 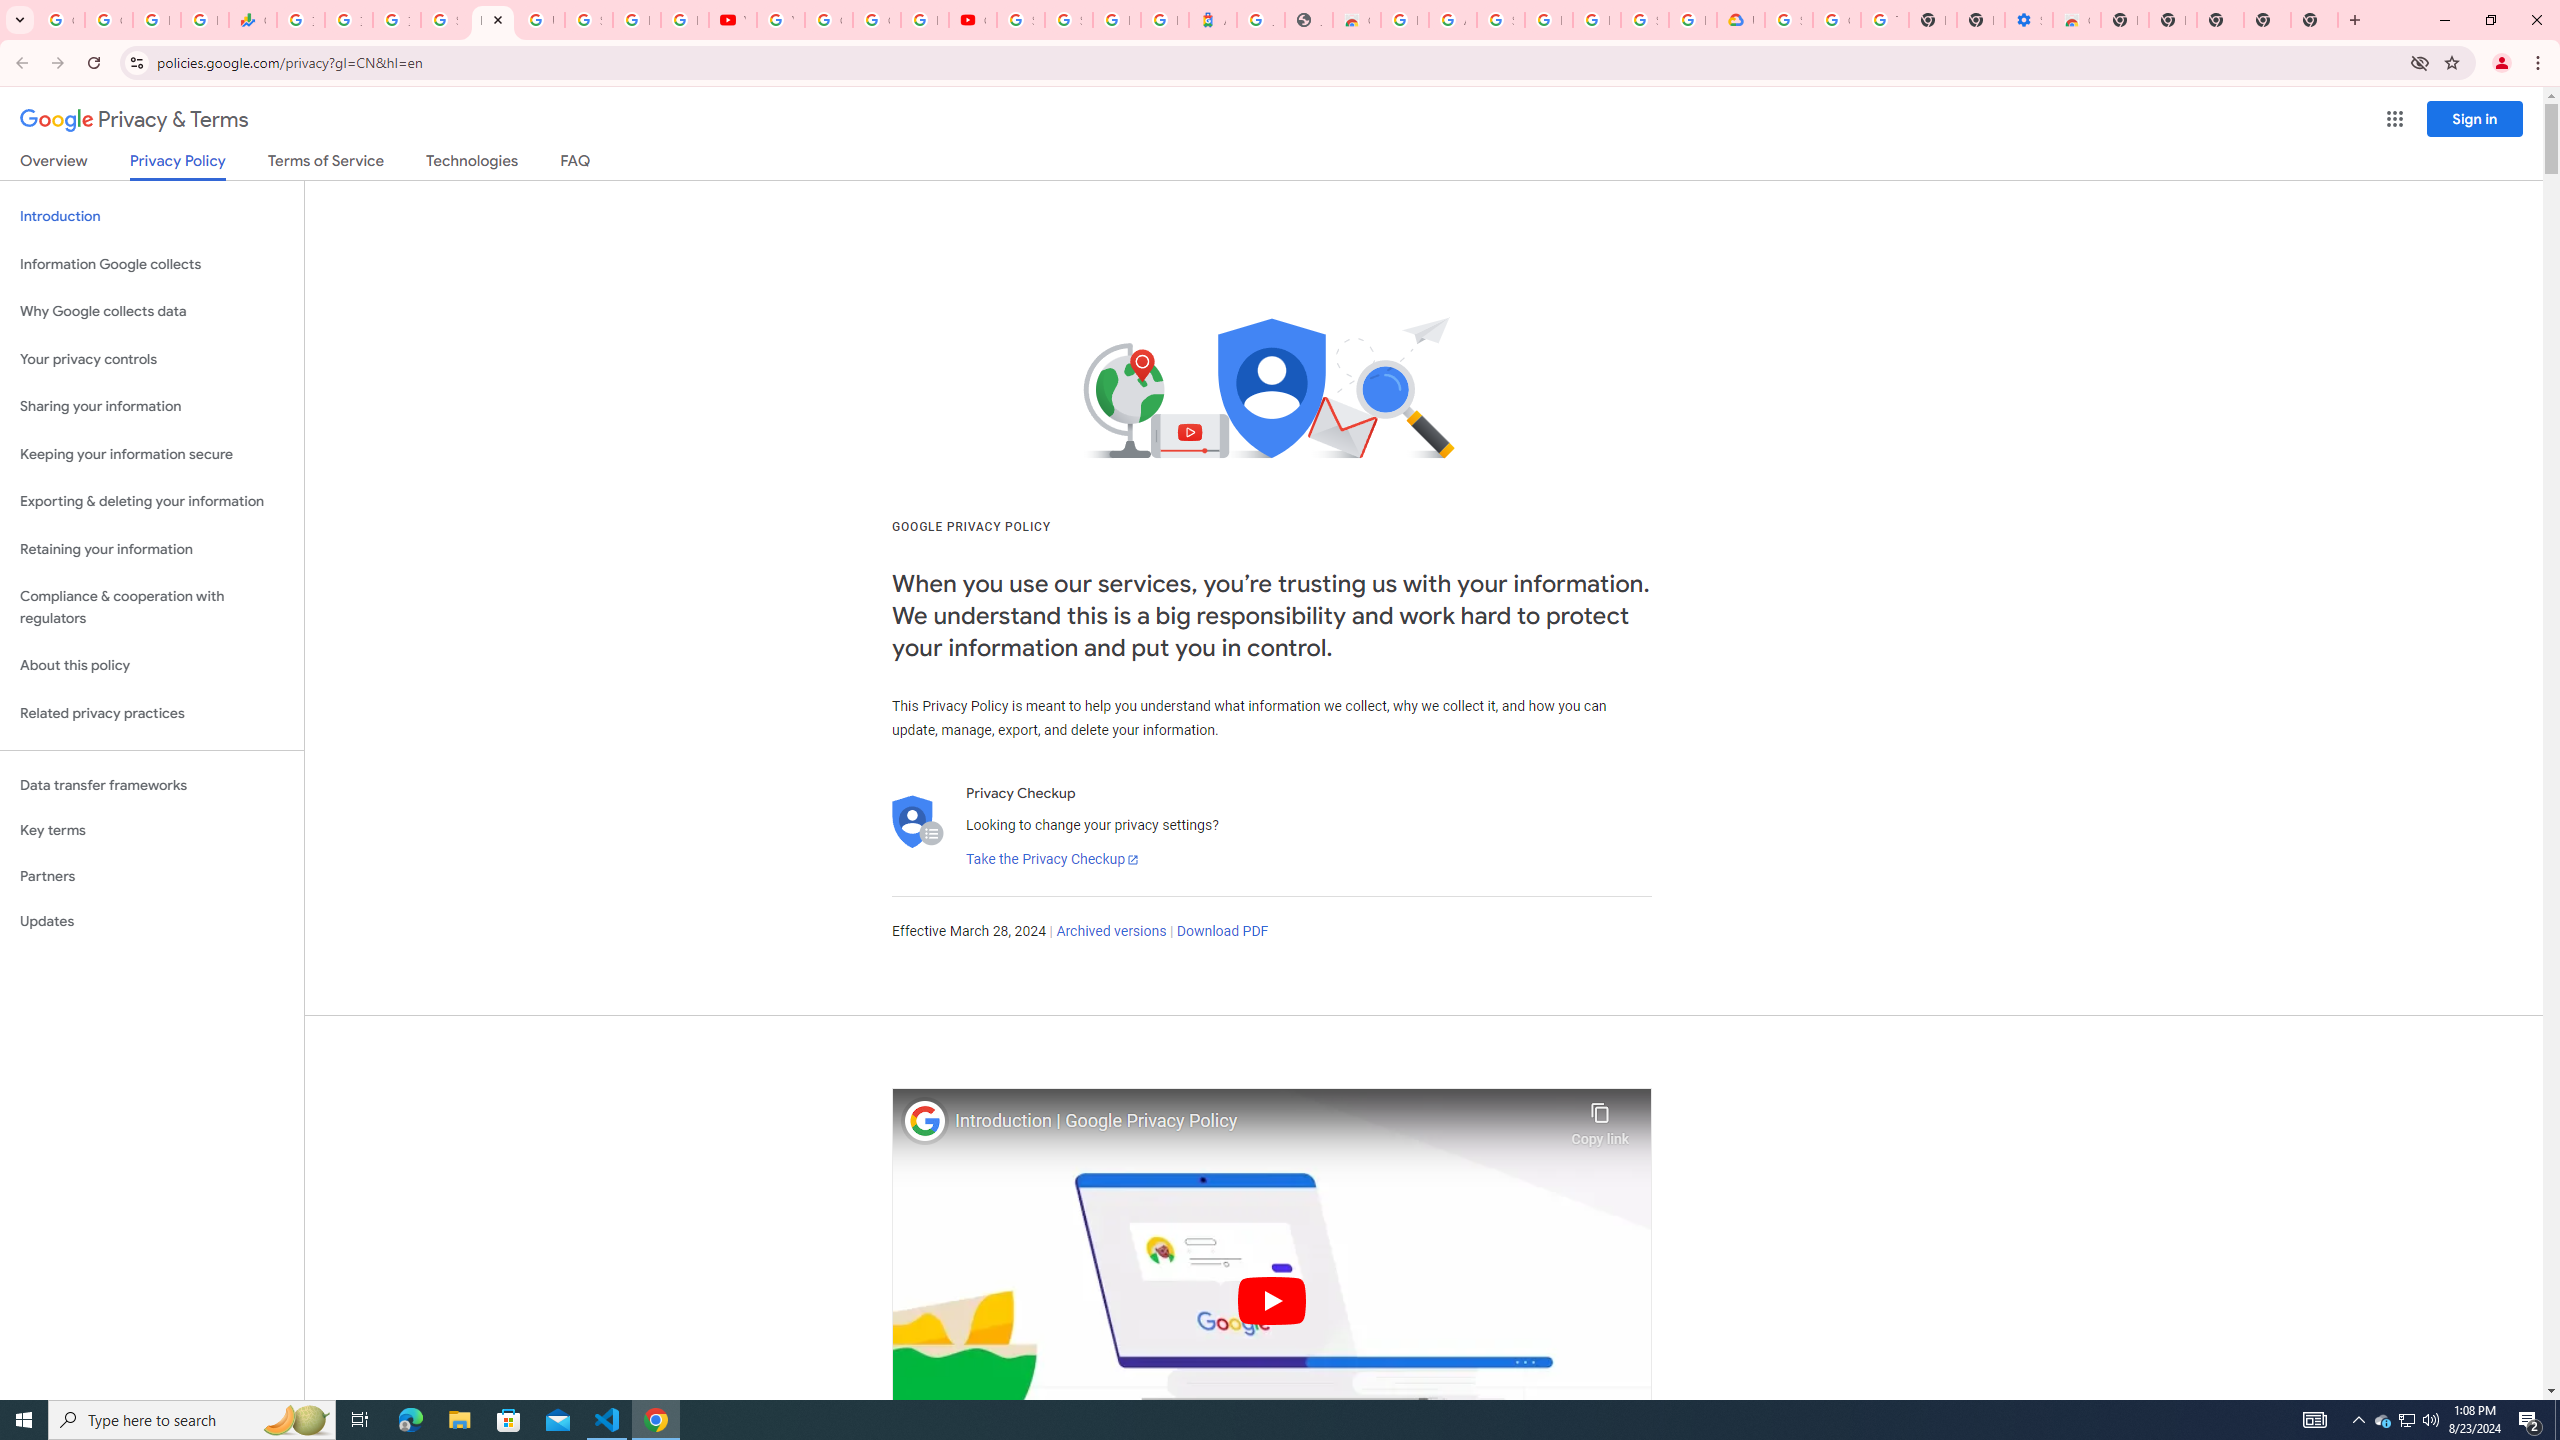 What do you see at coordinates (2075, 19) in the screenshot?
I see `'Chrome Web Store - Accessibility extensions'` at bounding box center [2075, 19].